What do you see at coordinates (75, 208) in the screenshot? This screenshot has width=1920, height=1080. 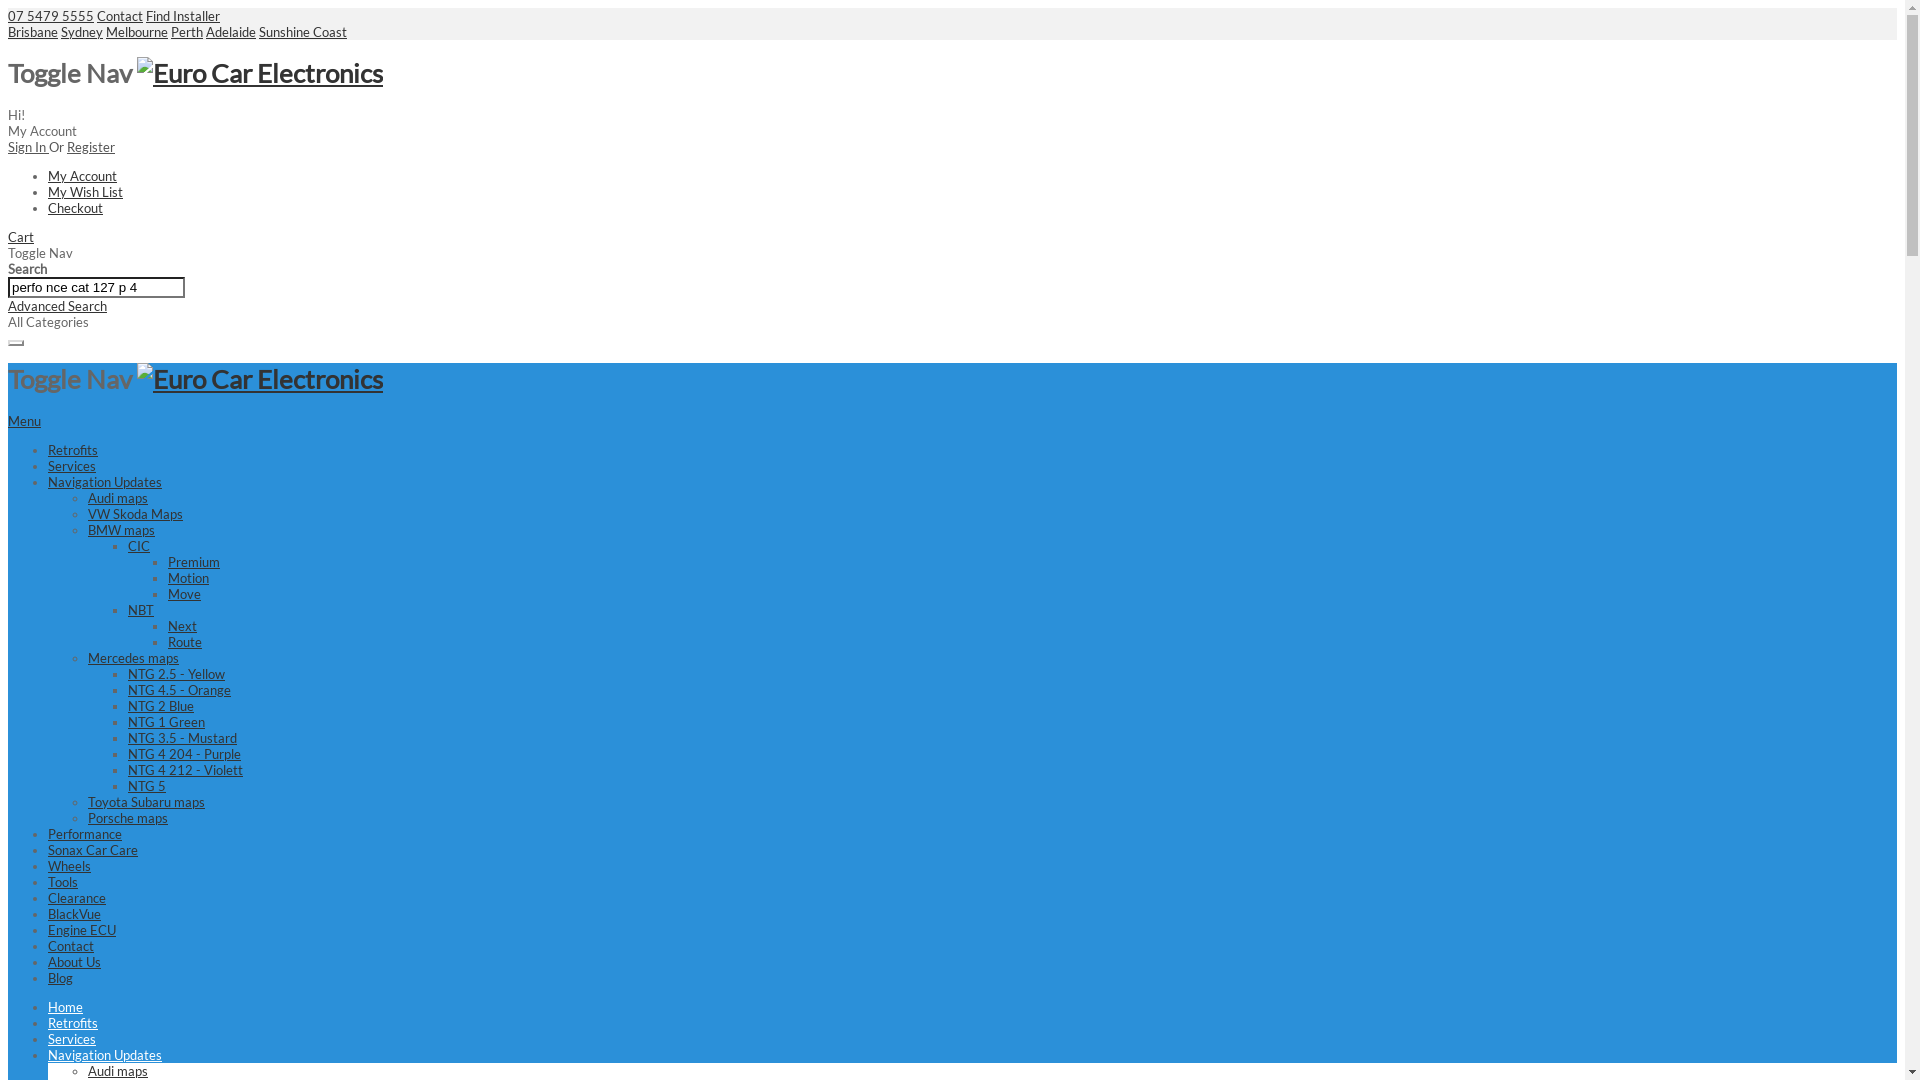 I see `'Checkout'` at bounding box center [75, 208].